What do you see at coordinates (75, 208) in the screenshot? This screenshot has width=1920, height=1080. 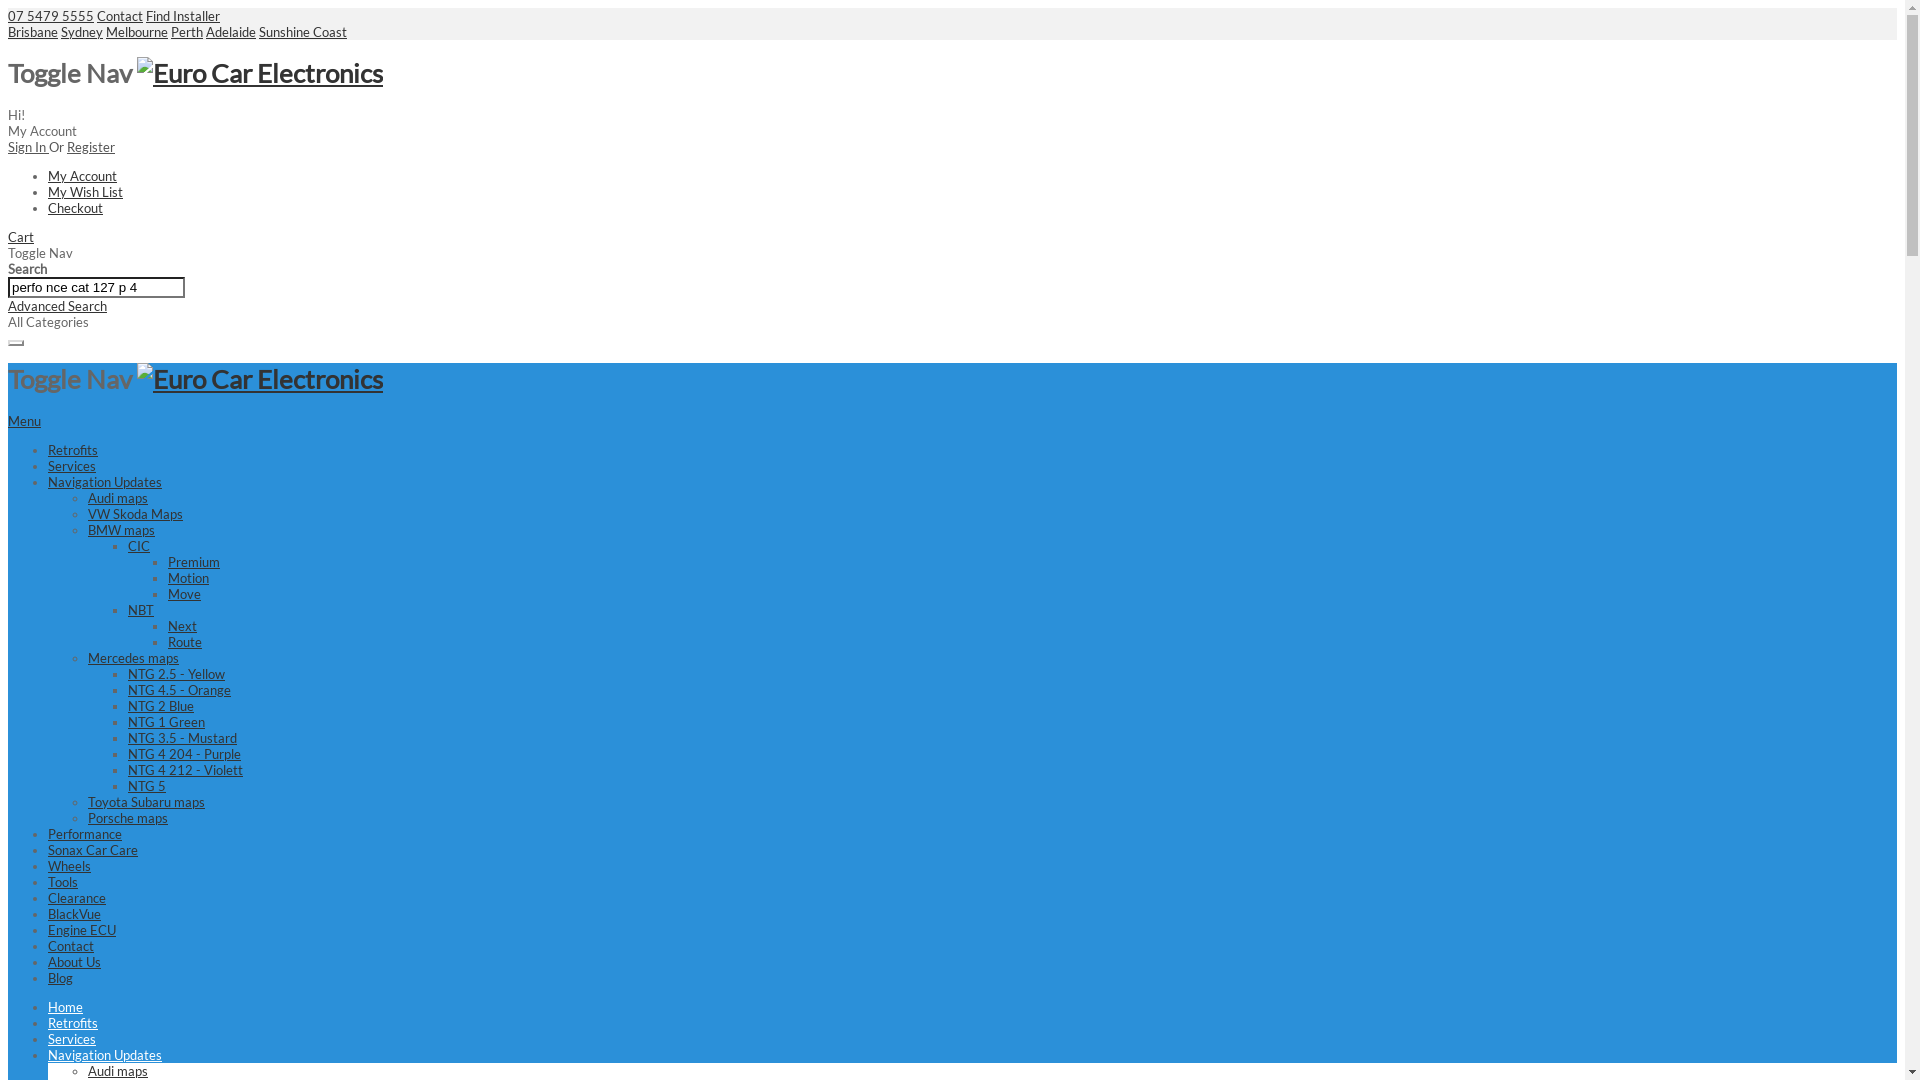 I see `'Checkout'` at bounding box center [75, 208].